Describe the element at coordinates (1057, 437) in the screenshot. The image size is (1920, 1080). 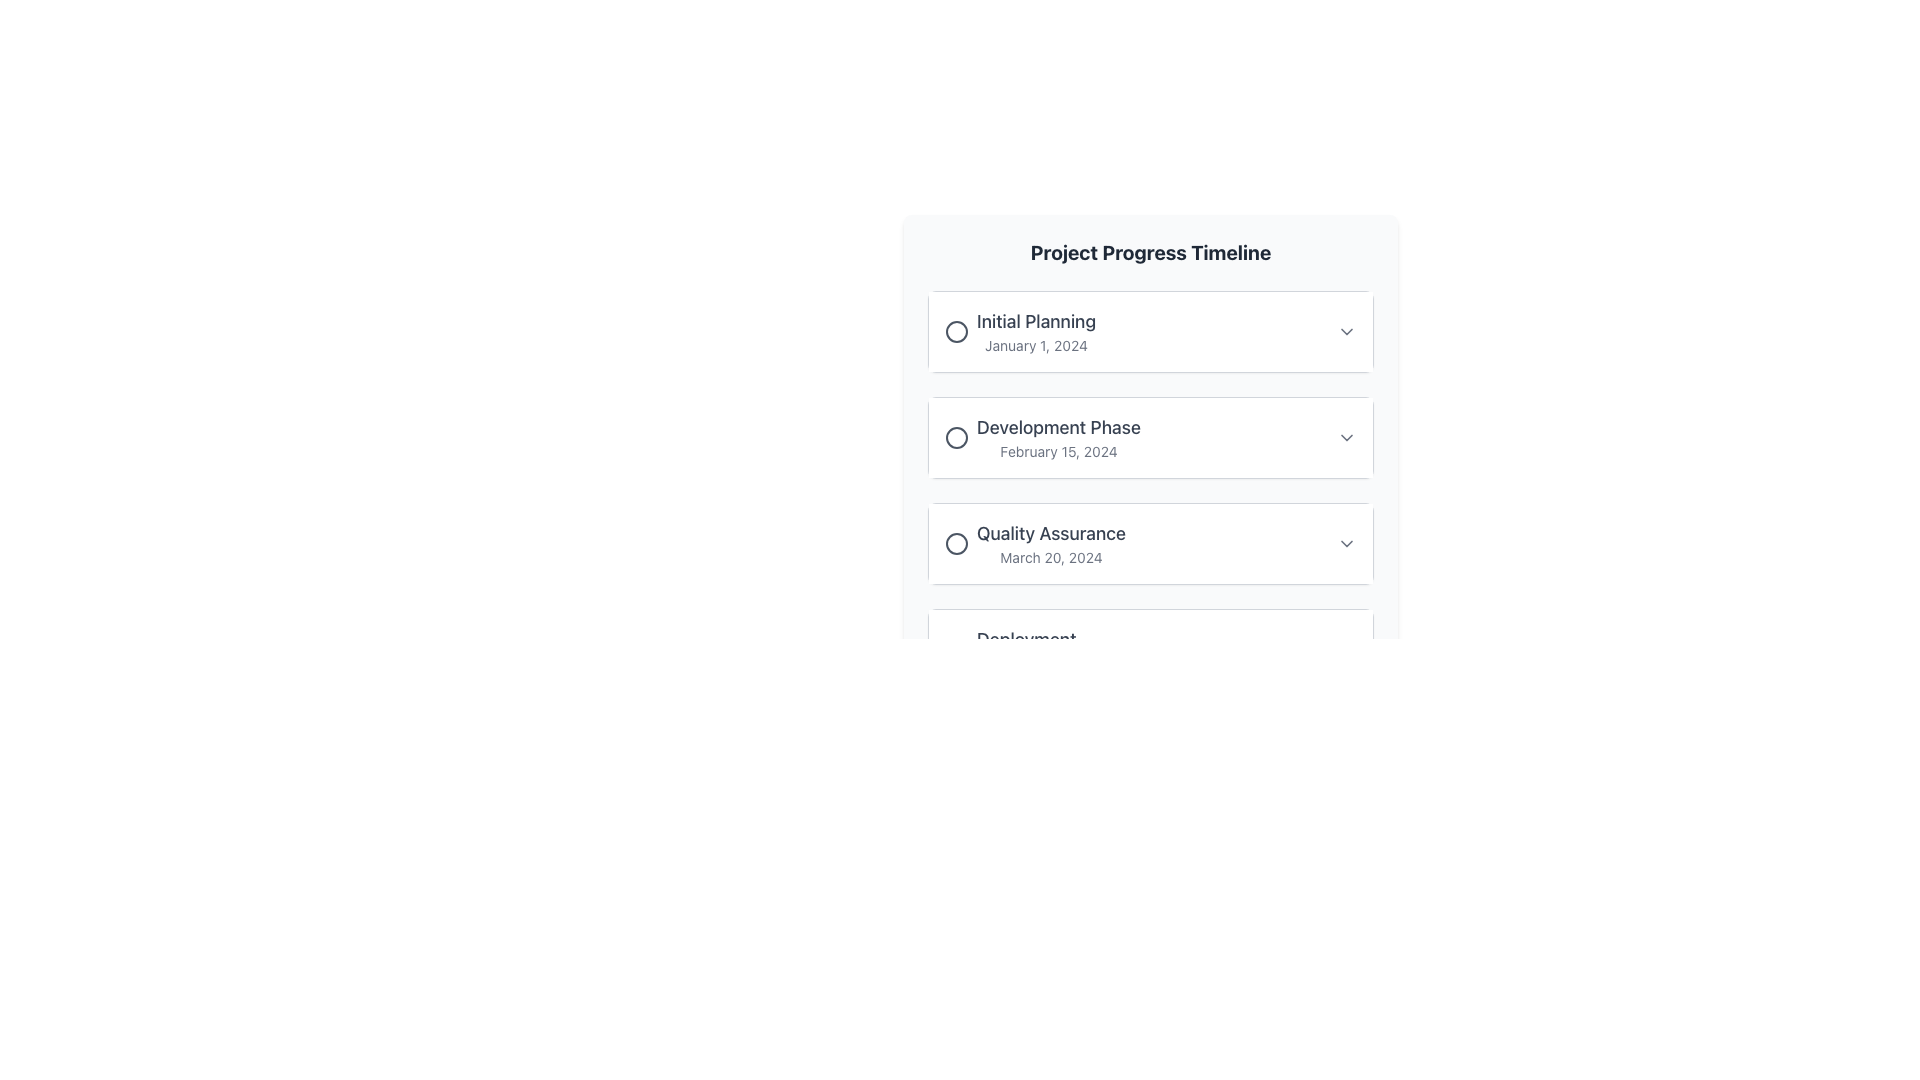
I see `the text-based informational element displaying 'Development Phase' and the date 'February 15, 2024', which is the second item in the project timeline` at that location.